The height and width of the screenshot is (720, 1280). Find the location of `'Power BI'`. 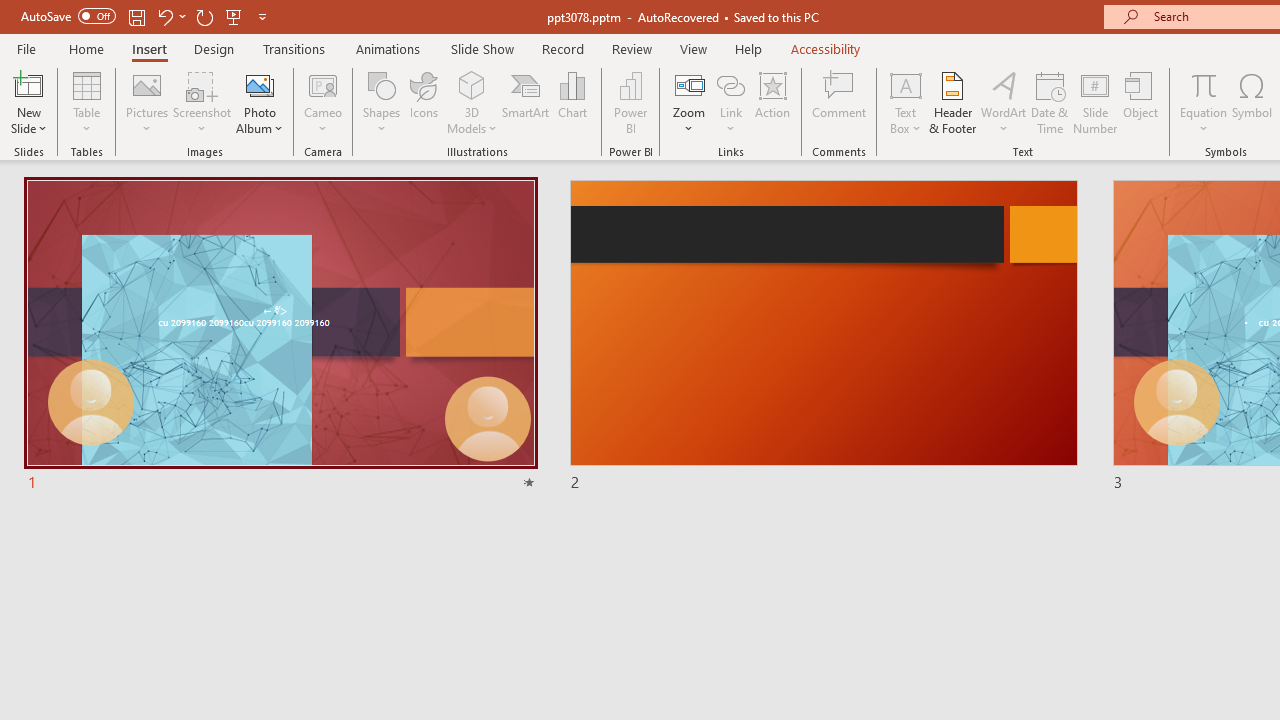

'Power BI' is located at coordinates (630, 103).